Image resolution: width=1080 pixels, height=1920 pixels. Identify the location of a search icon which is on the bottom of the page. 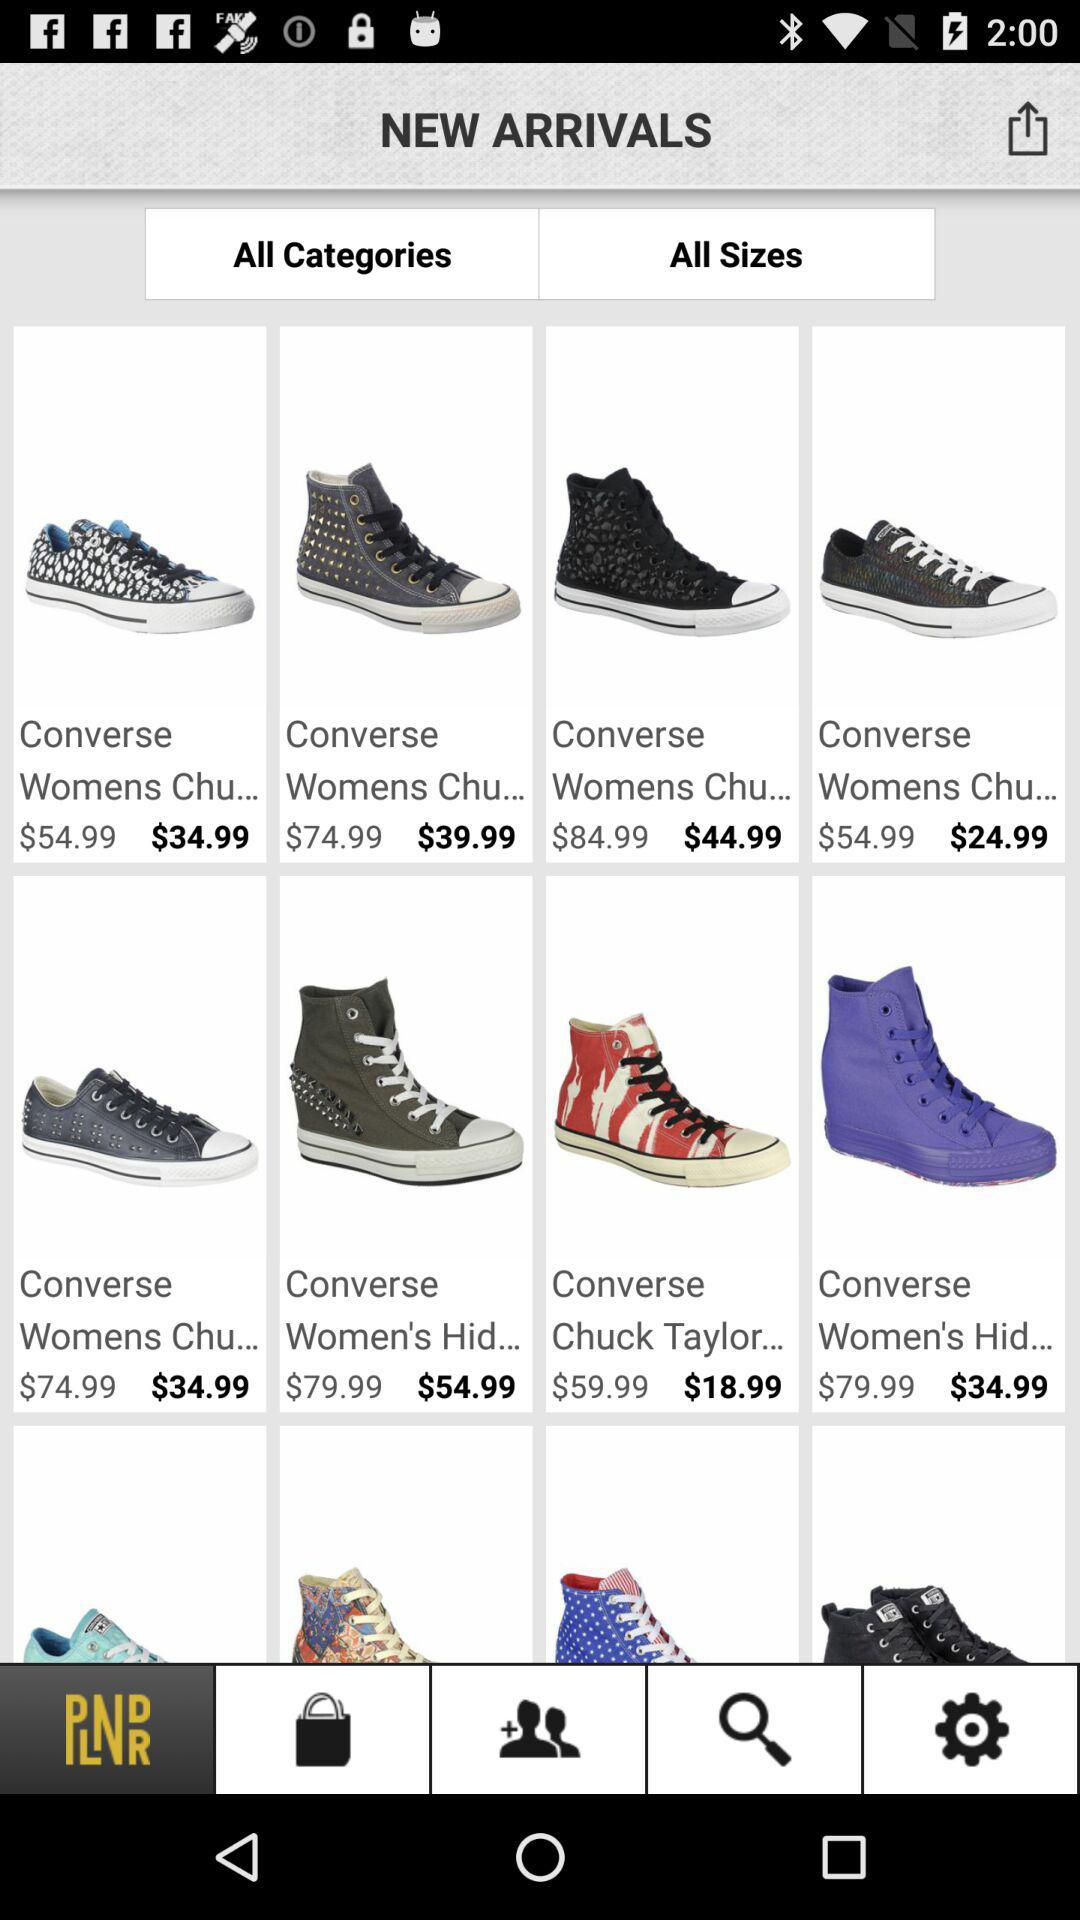
(756, 1728).